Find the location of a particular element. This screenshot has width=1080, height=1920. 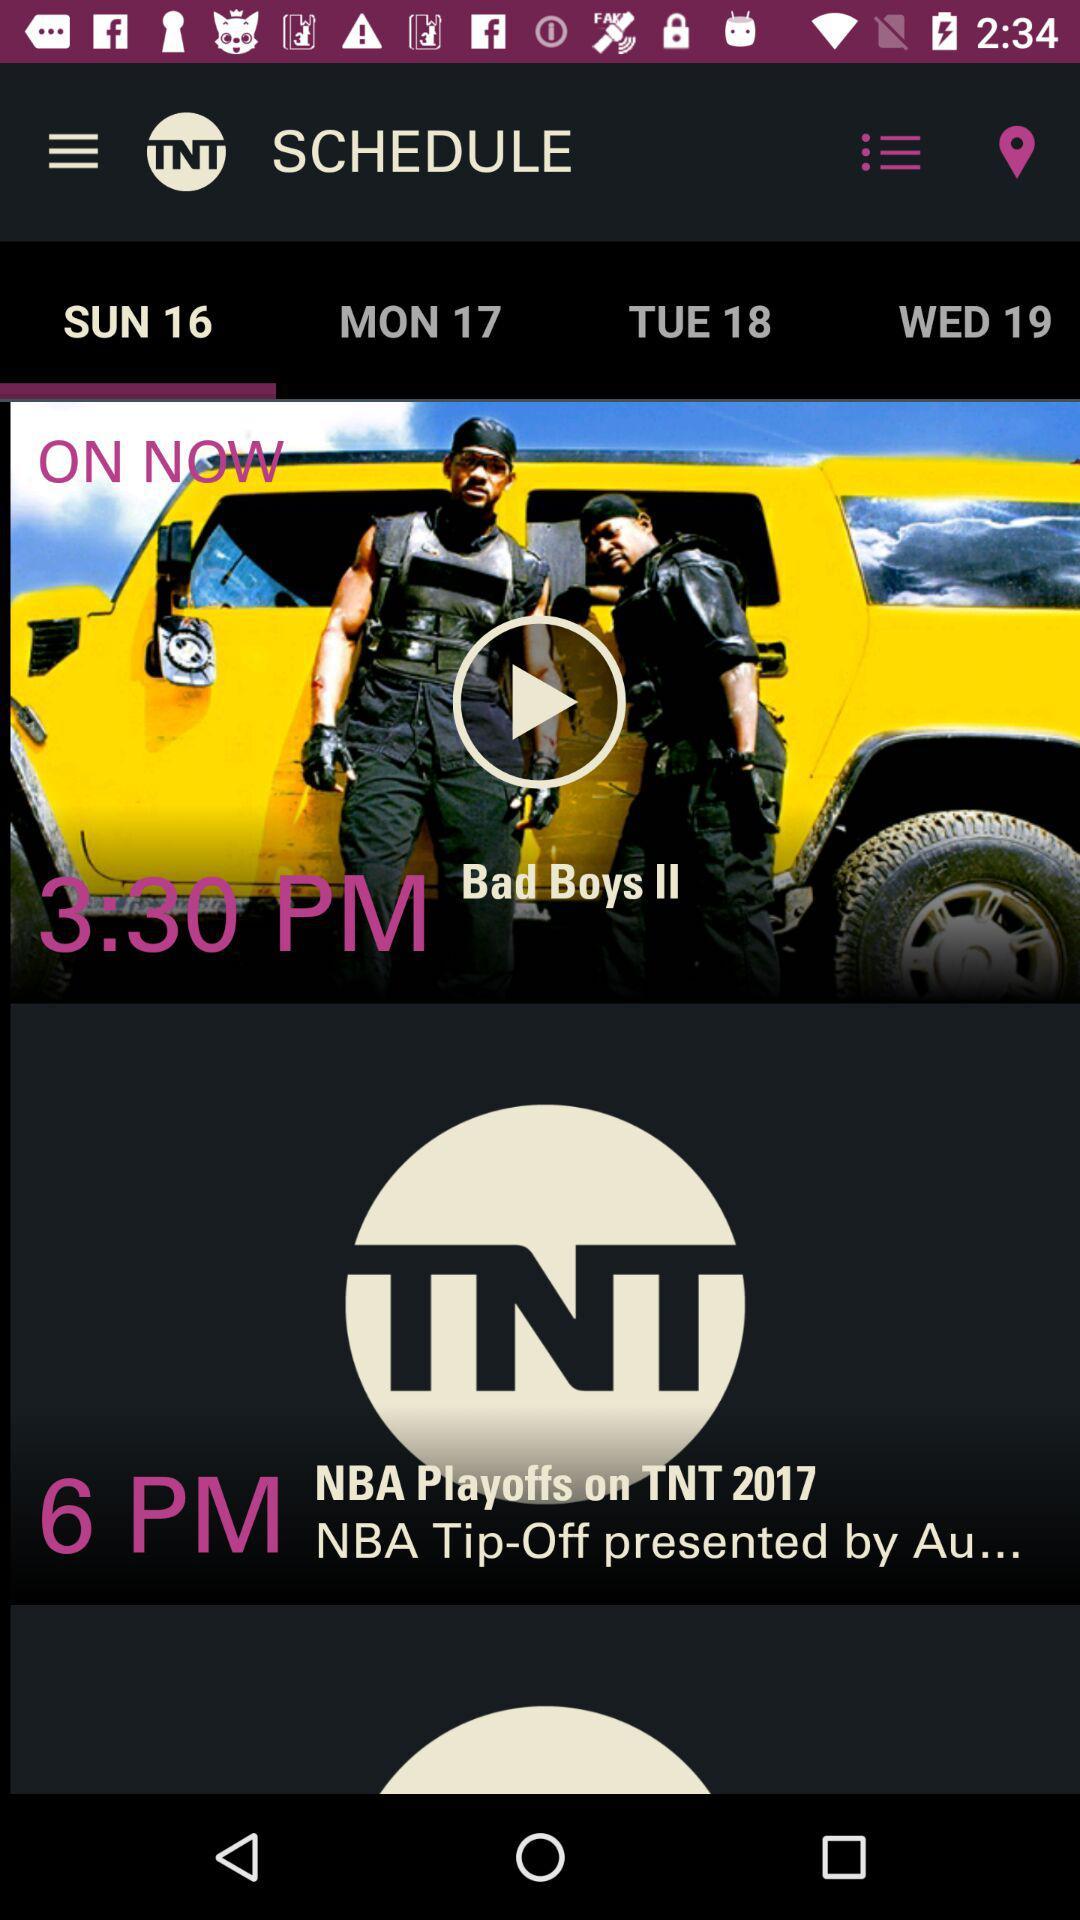

icon next to the mon 17 item is located at coordinates (699, 320).